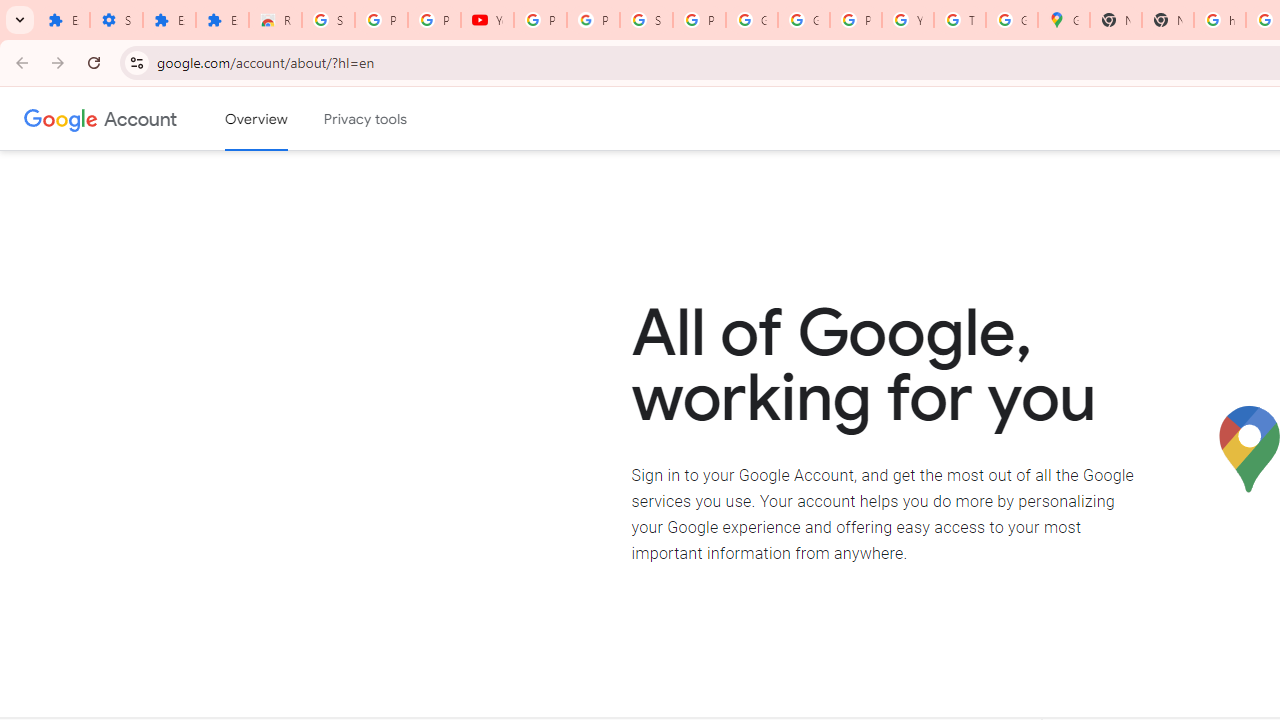 This screenshot has height=720, width=1280. Describe the element at coordinates (255, 119) in the screenshot. I see `'Google Account overview'` at that location.